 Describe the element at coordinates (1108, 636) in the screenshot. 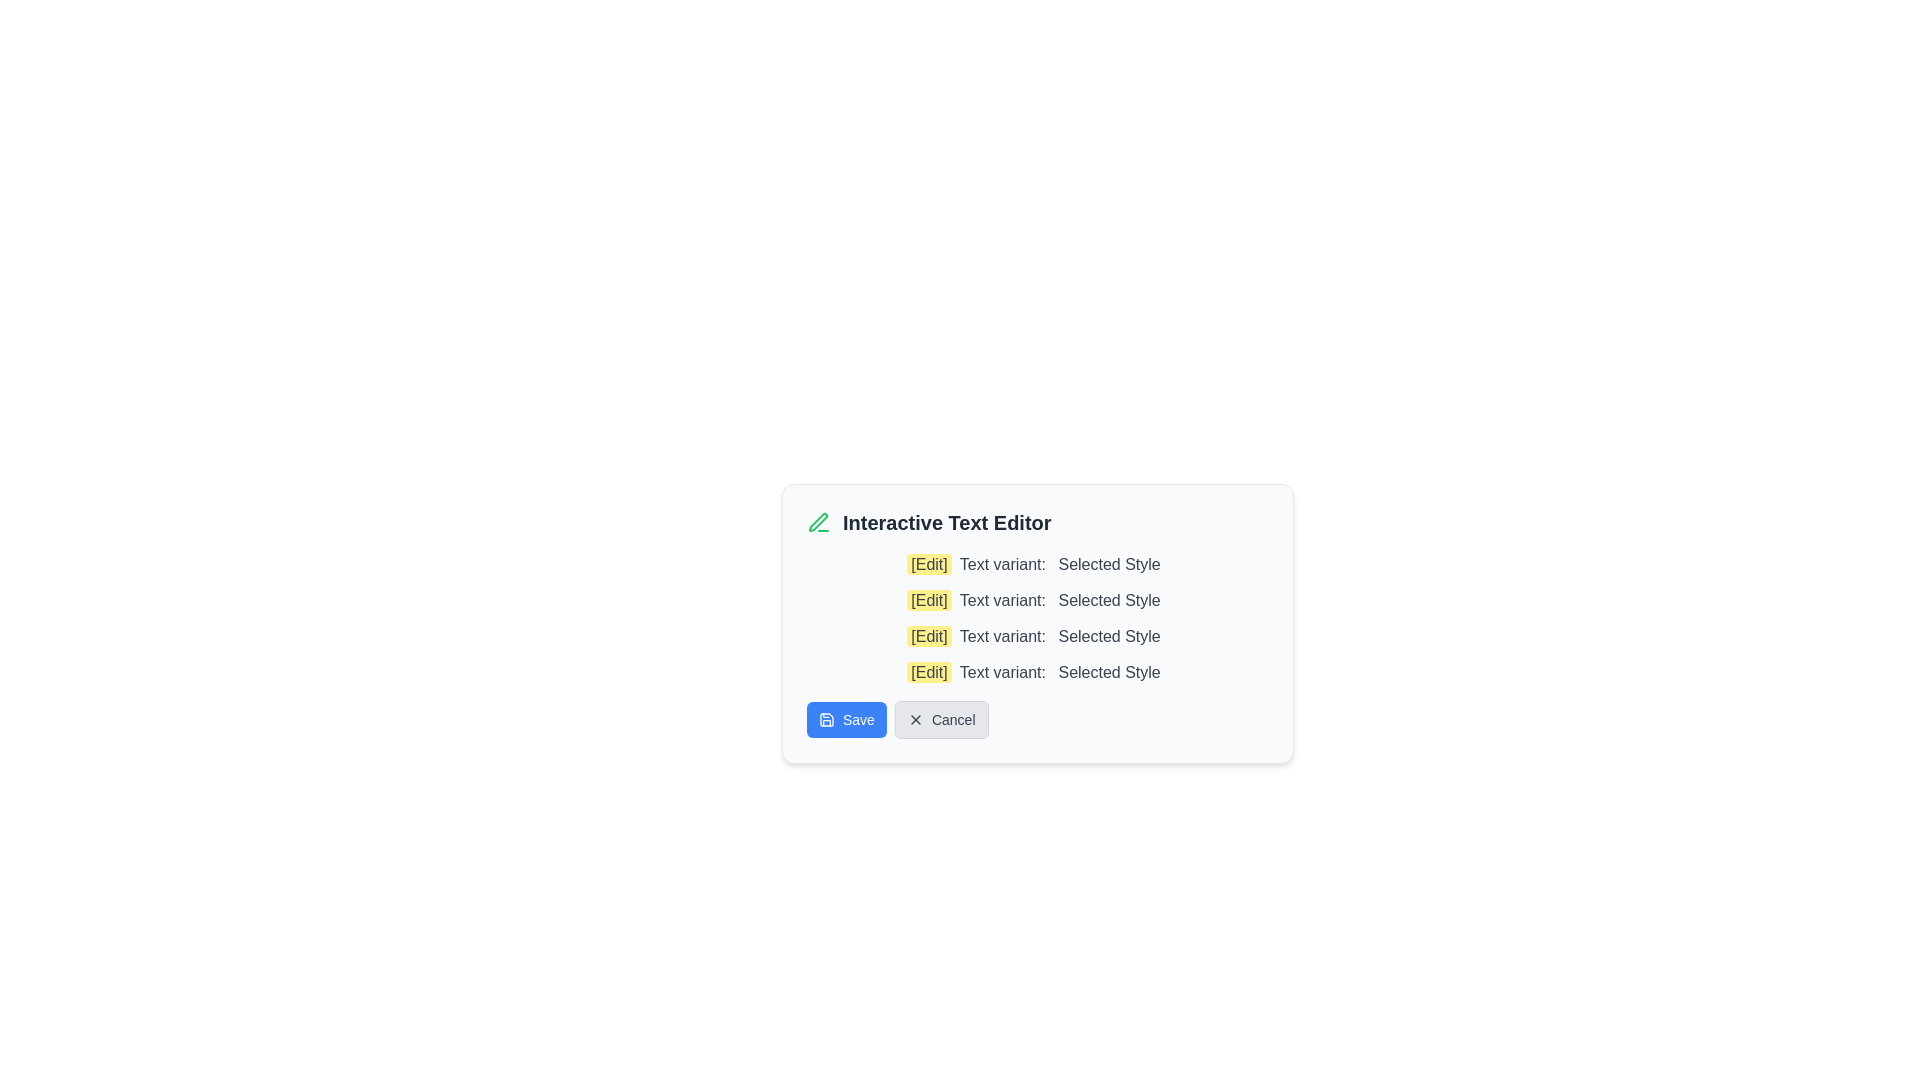

I see `text from the 'Selected Style' label, which is highlighted and part of the 'Interactive Text Editor' dialog, indicating it is a selected option` at that location.